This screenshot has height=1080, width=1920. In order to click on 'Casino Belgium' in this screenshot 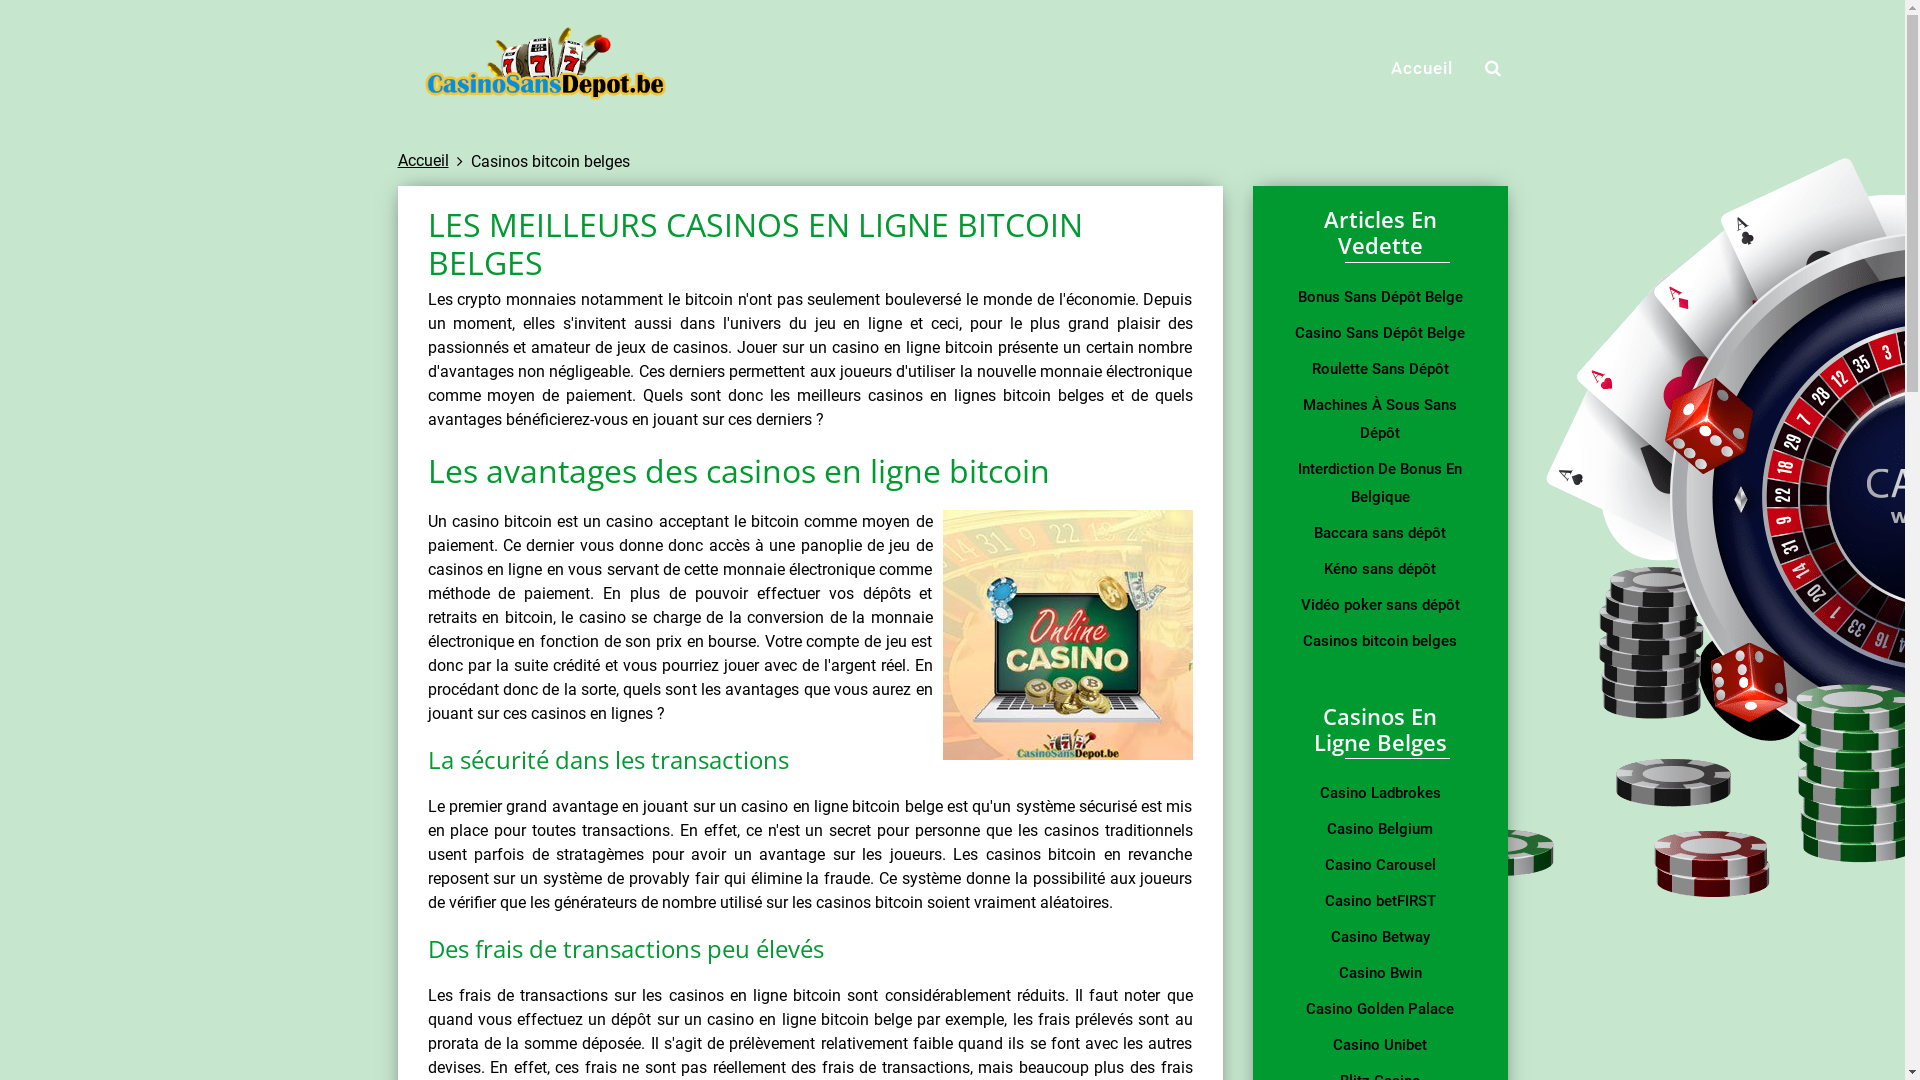, I will do `click(1378, 829)`.